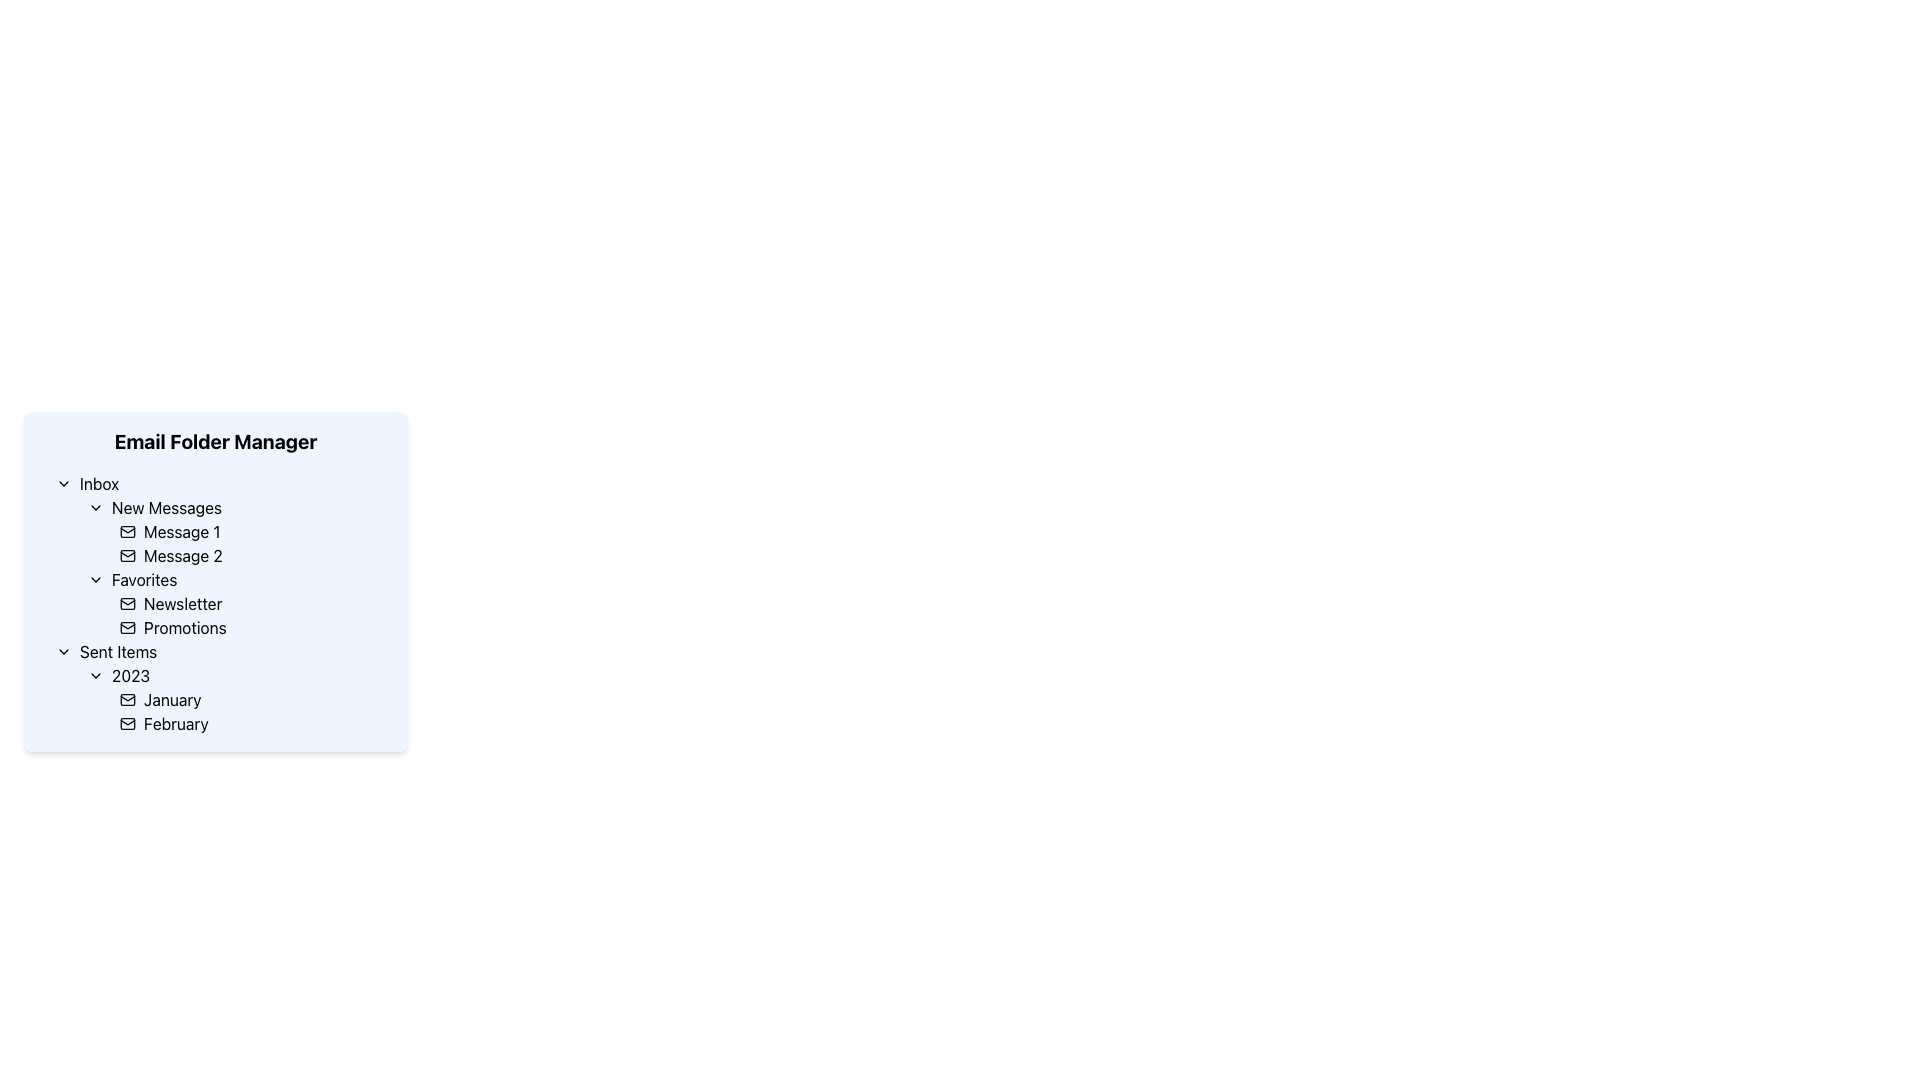 The height and width of the screenshot is (1080, 1920). I want to click on the envelope icon located beside the 'January' text in the 'Sent Items' section of the interface, so click(127, 698).